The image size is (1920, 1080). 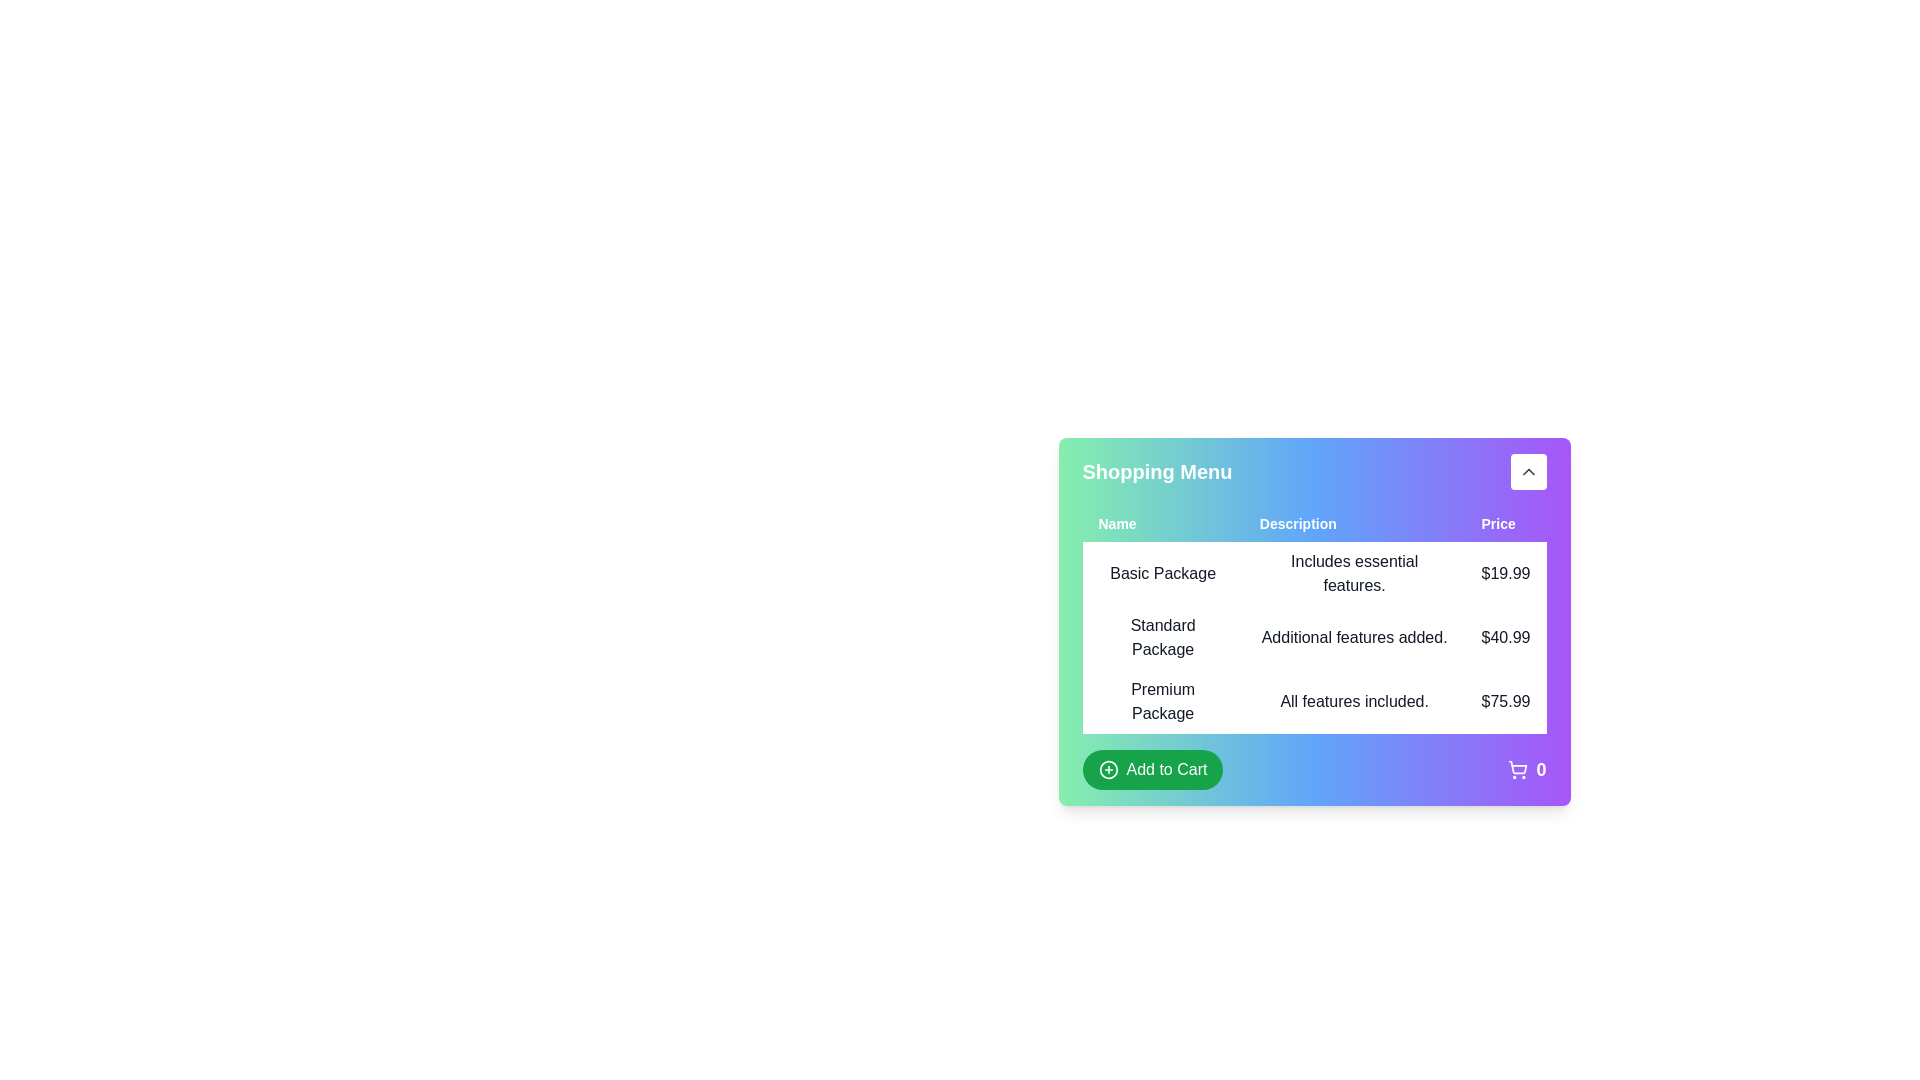 What do you see at coordinates (1314, 701) in the screenshot?
I see `the bottom row in the Shopping Menu table that contains the text 'Premium Package', 'All features included.', and '$75.99'` at bounding box center [1314, 701].